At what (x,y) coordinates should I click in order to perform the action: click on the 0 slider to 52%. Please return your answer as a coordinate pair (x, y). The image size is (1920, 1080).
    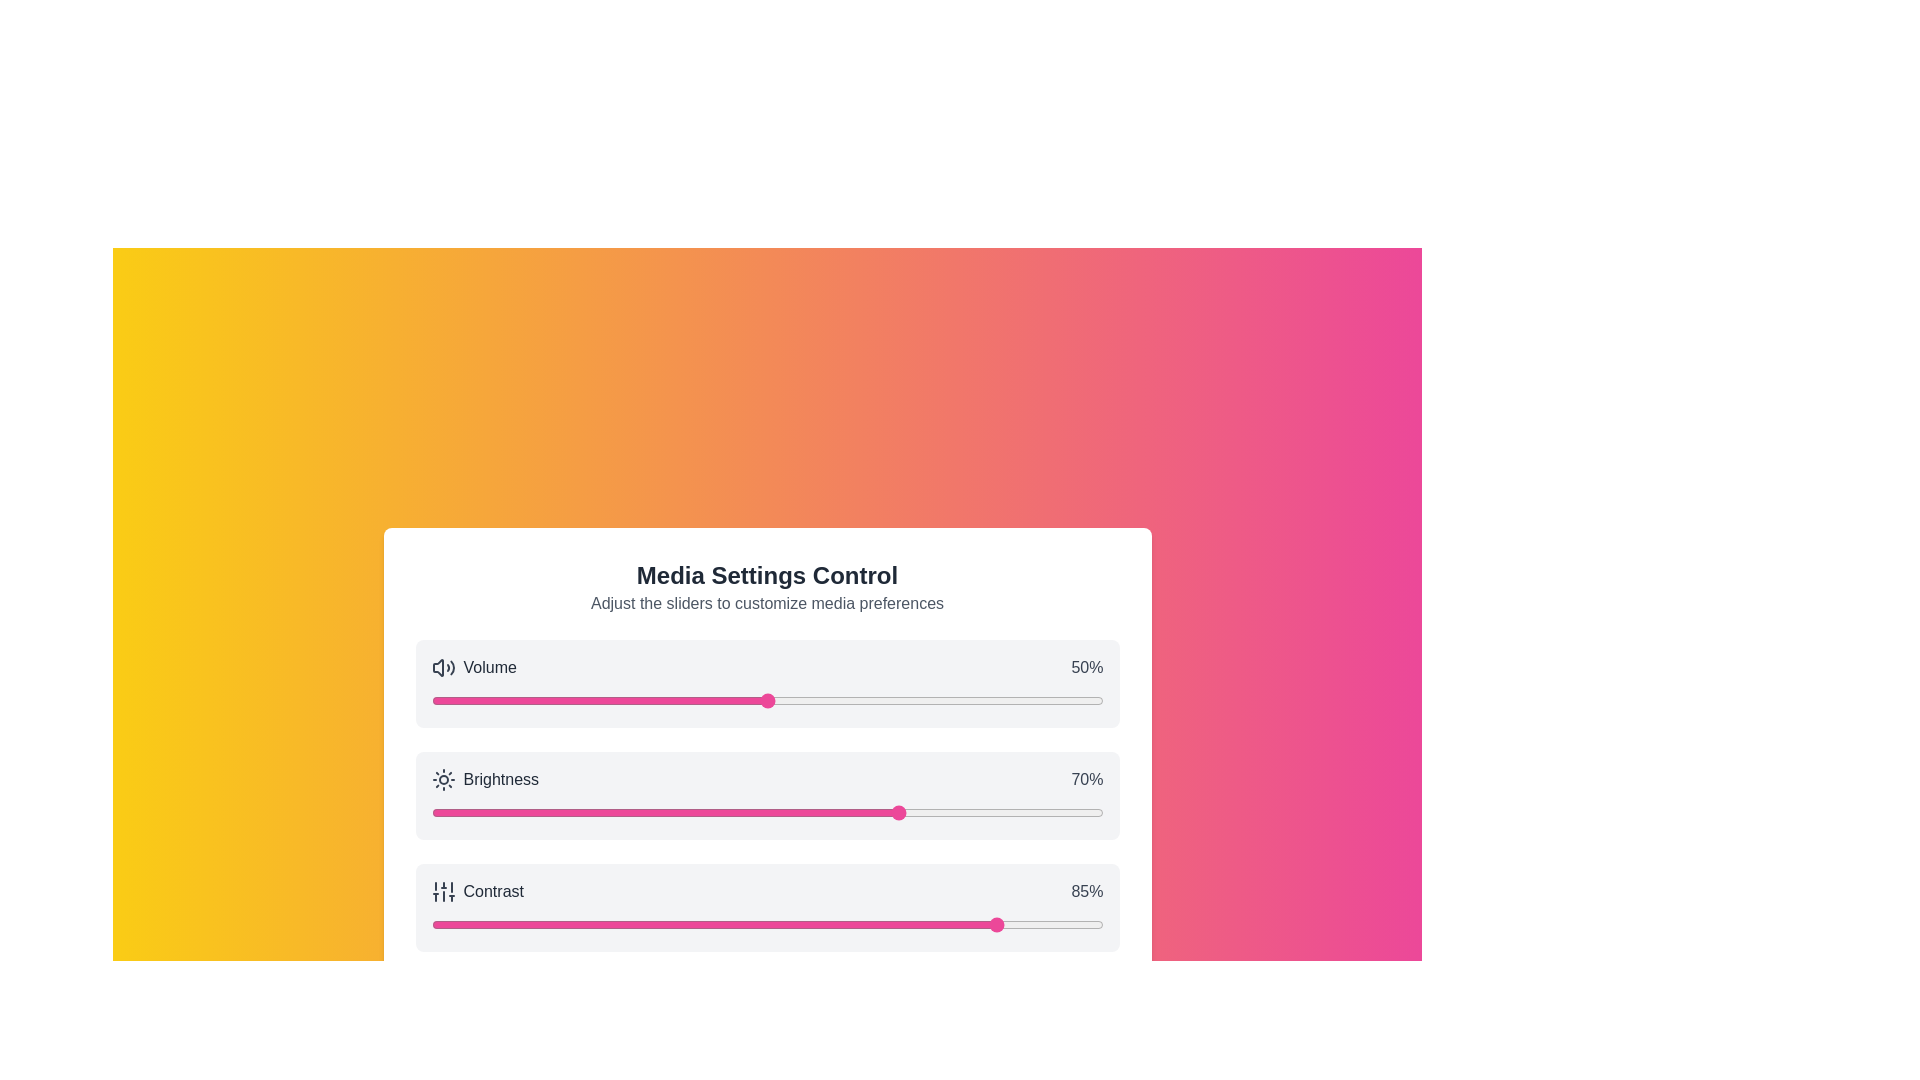
    Looking at the image, I should click on (779, 700).